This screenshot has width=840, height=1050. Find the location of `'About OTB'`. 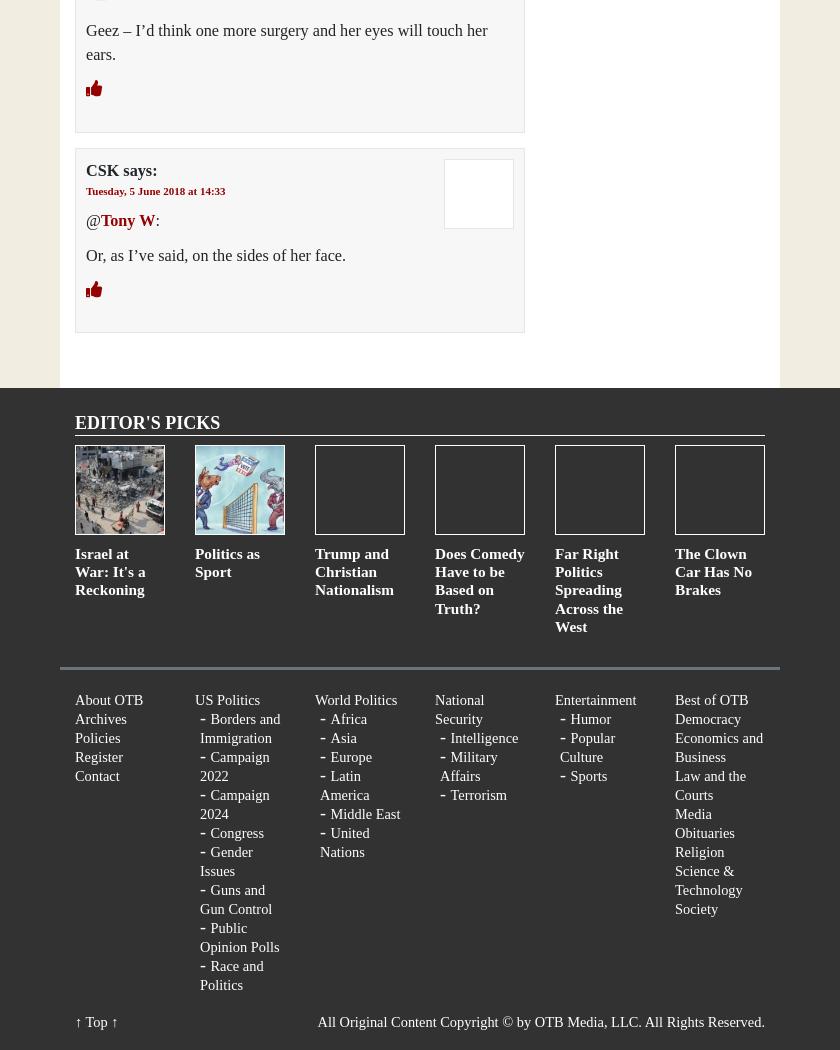

'About OTB' is located at coordinates (109, 698).